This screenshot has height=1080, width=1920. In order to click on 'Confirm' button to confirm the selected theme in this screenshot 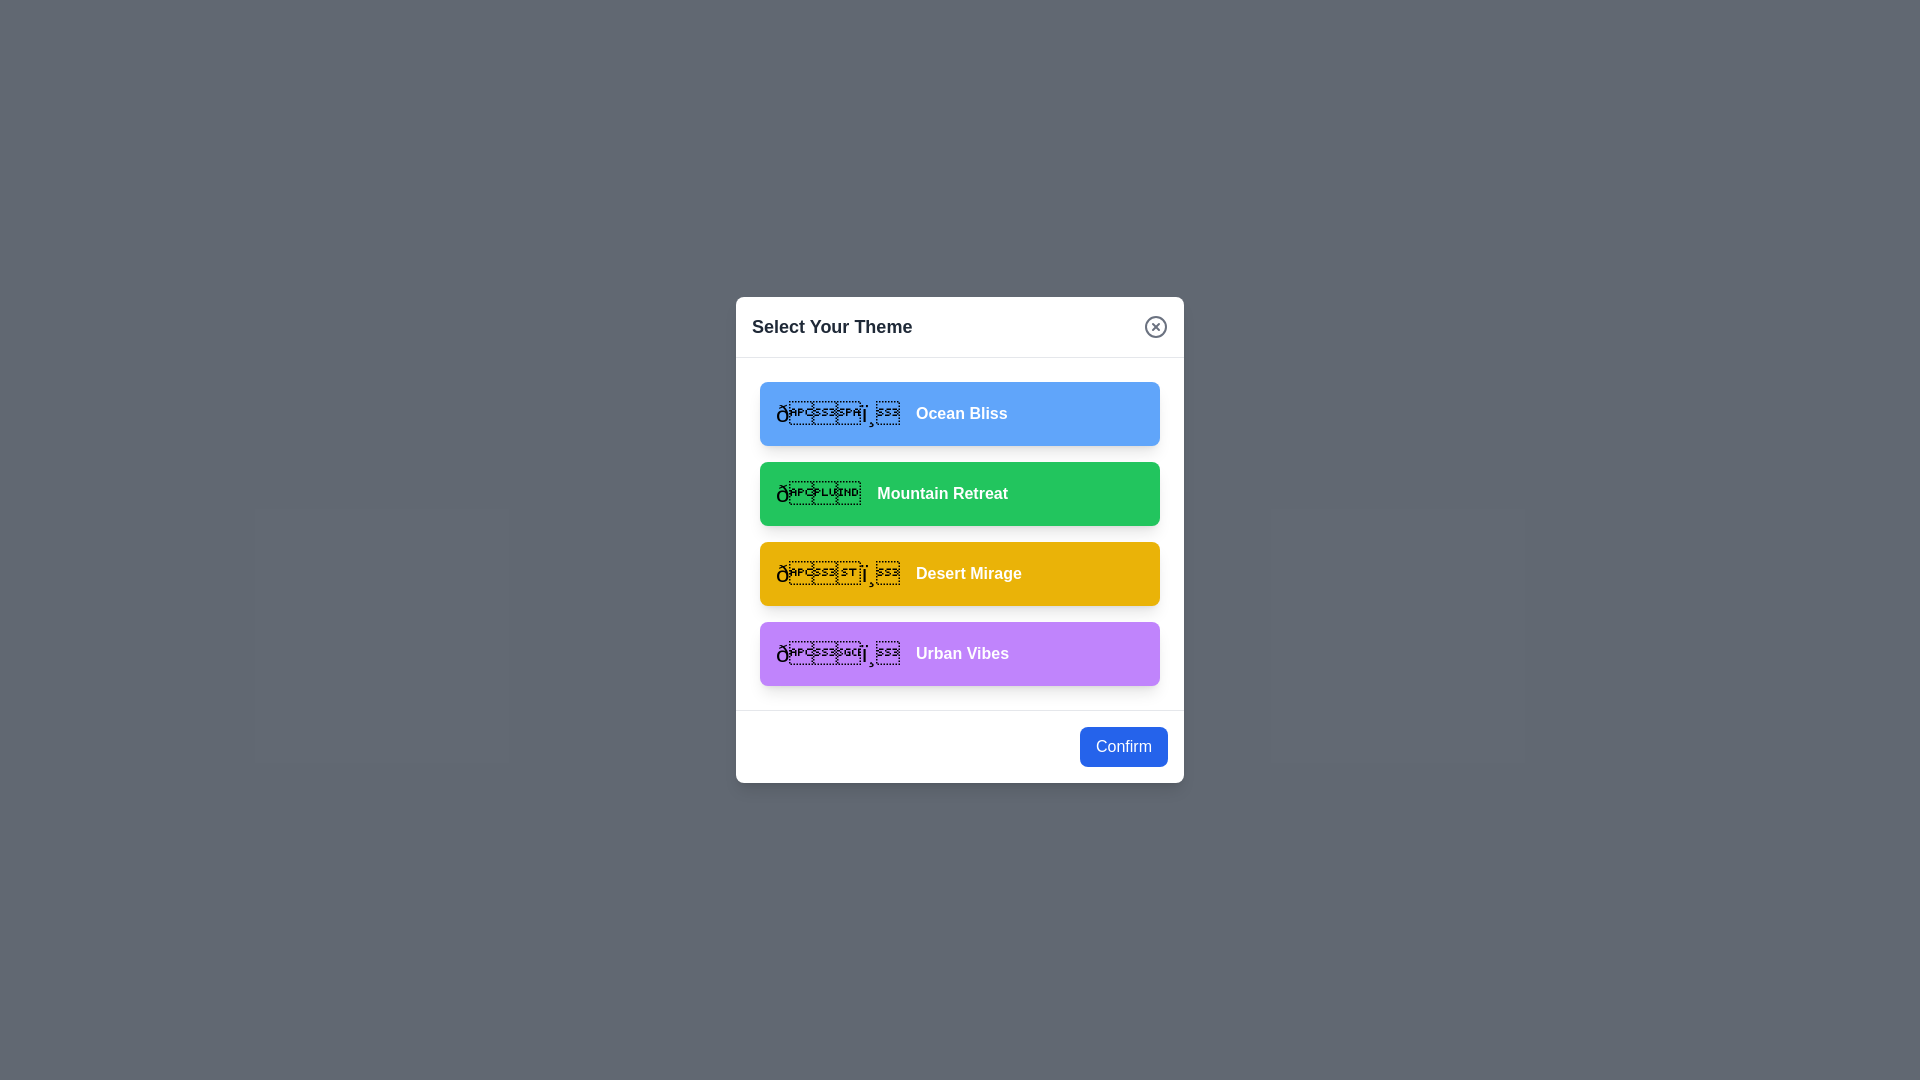, I will do `click(1123, 747)`.